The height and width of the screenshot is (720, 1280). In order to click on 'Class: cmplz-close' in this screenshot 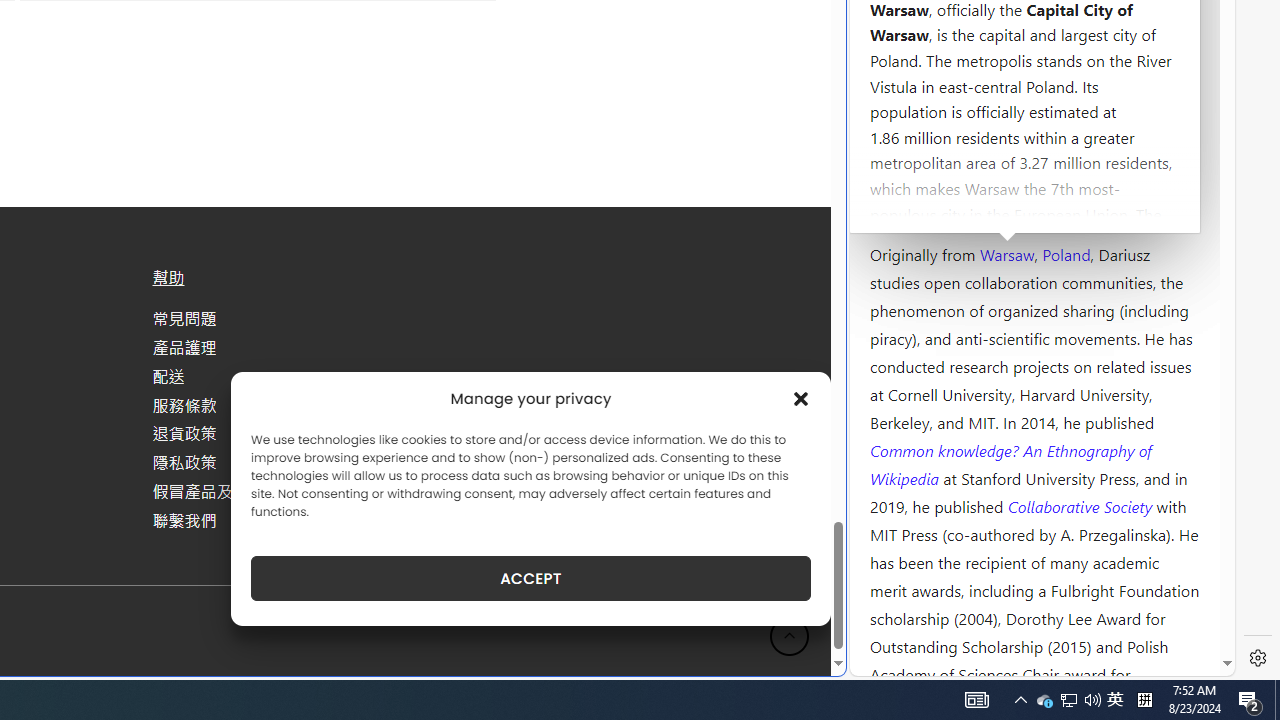, I will do `click(801, 398)`.